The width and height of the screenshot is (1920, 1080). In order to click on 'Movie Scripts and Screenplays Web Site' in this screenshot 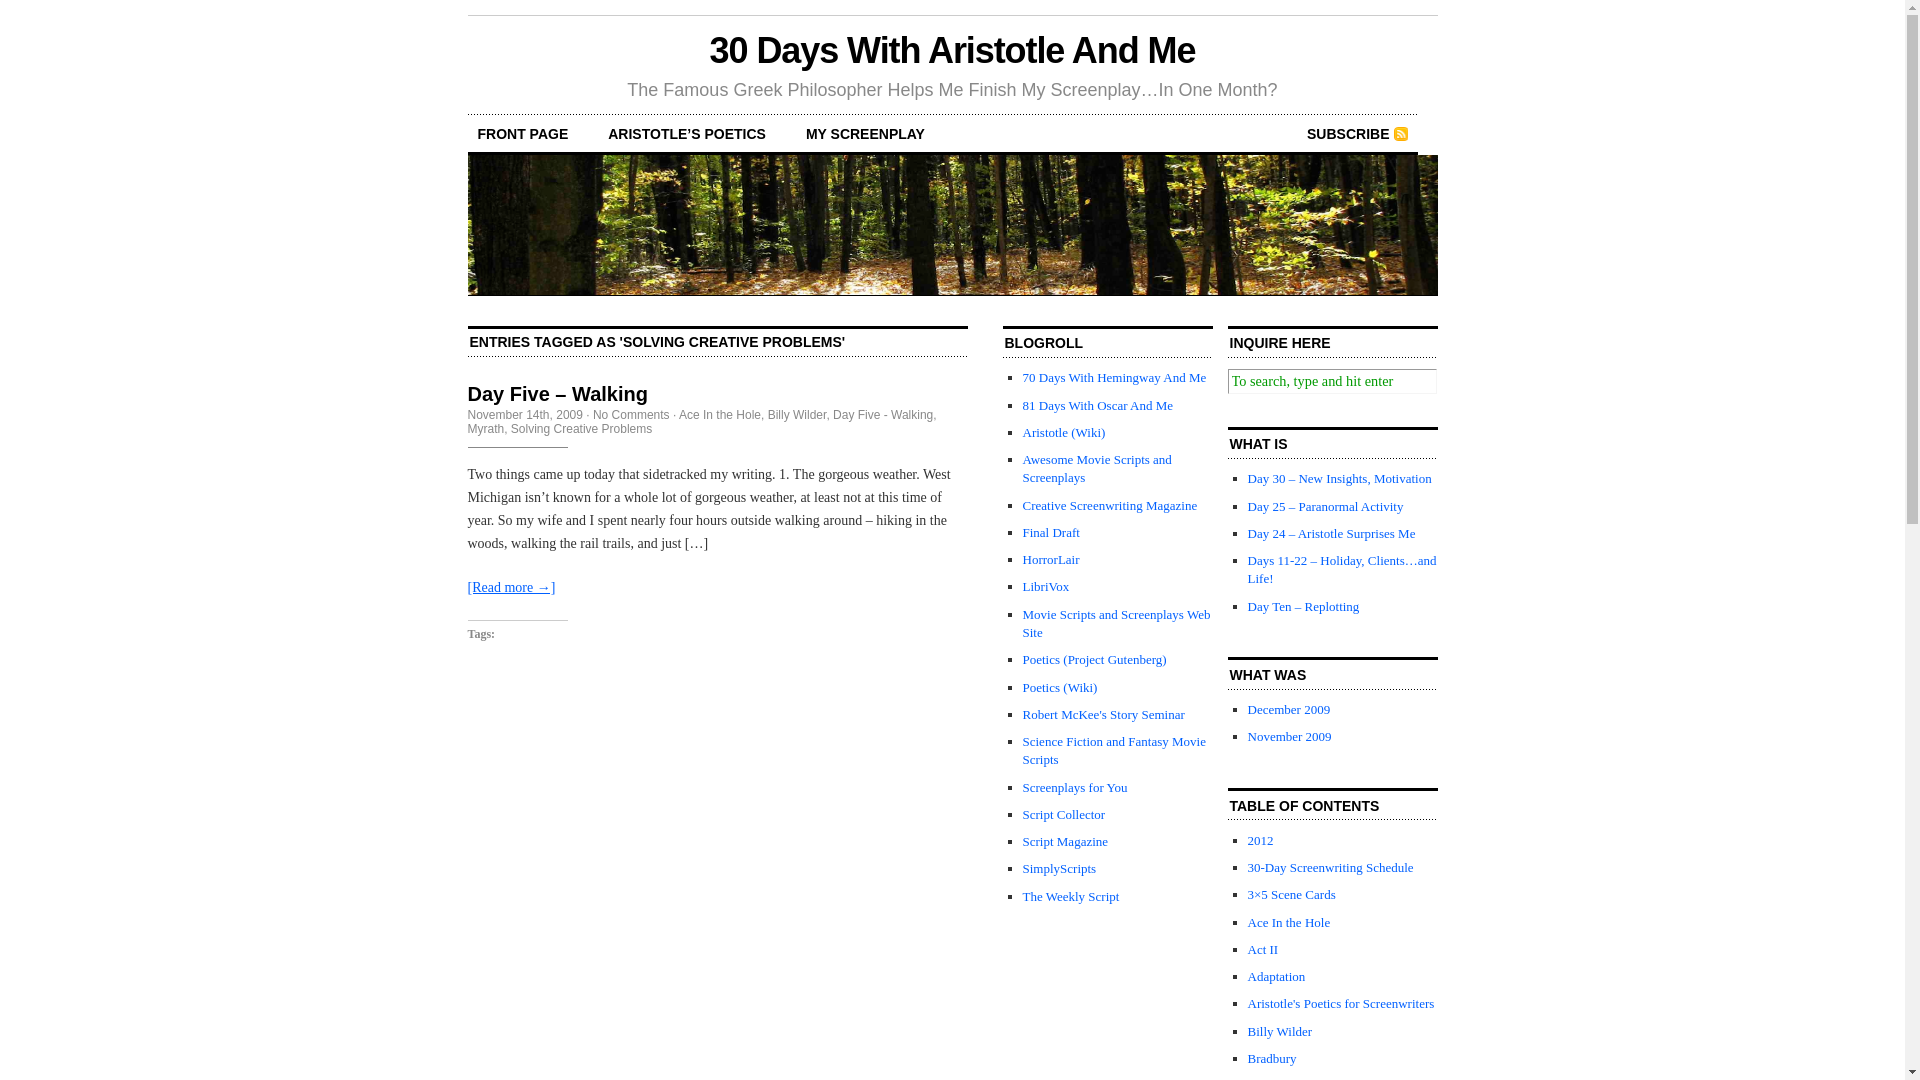, I will do `click(1115, 622)`.